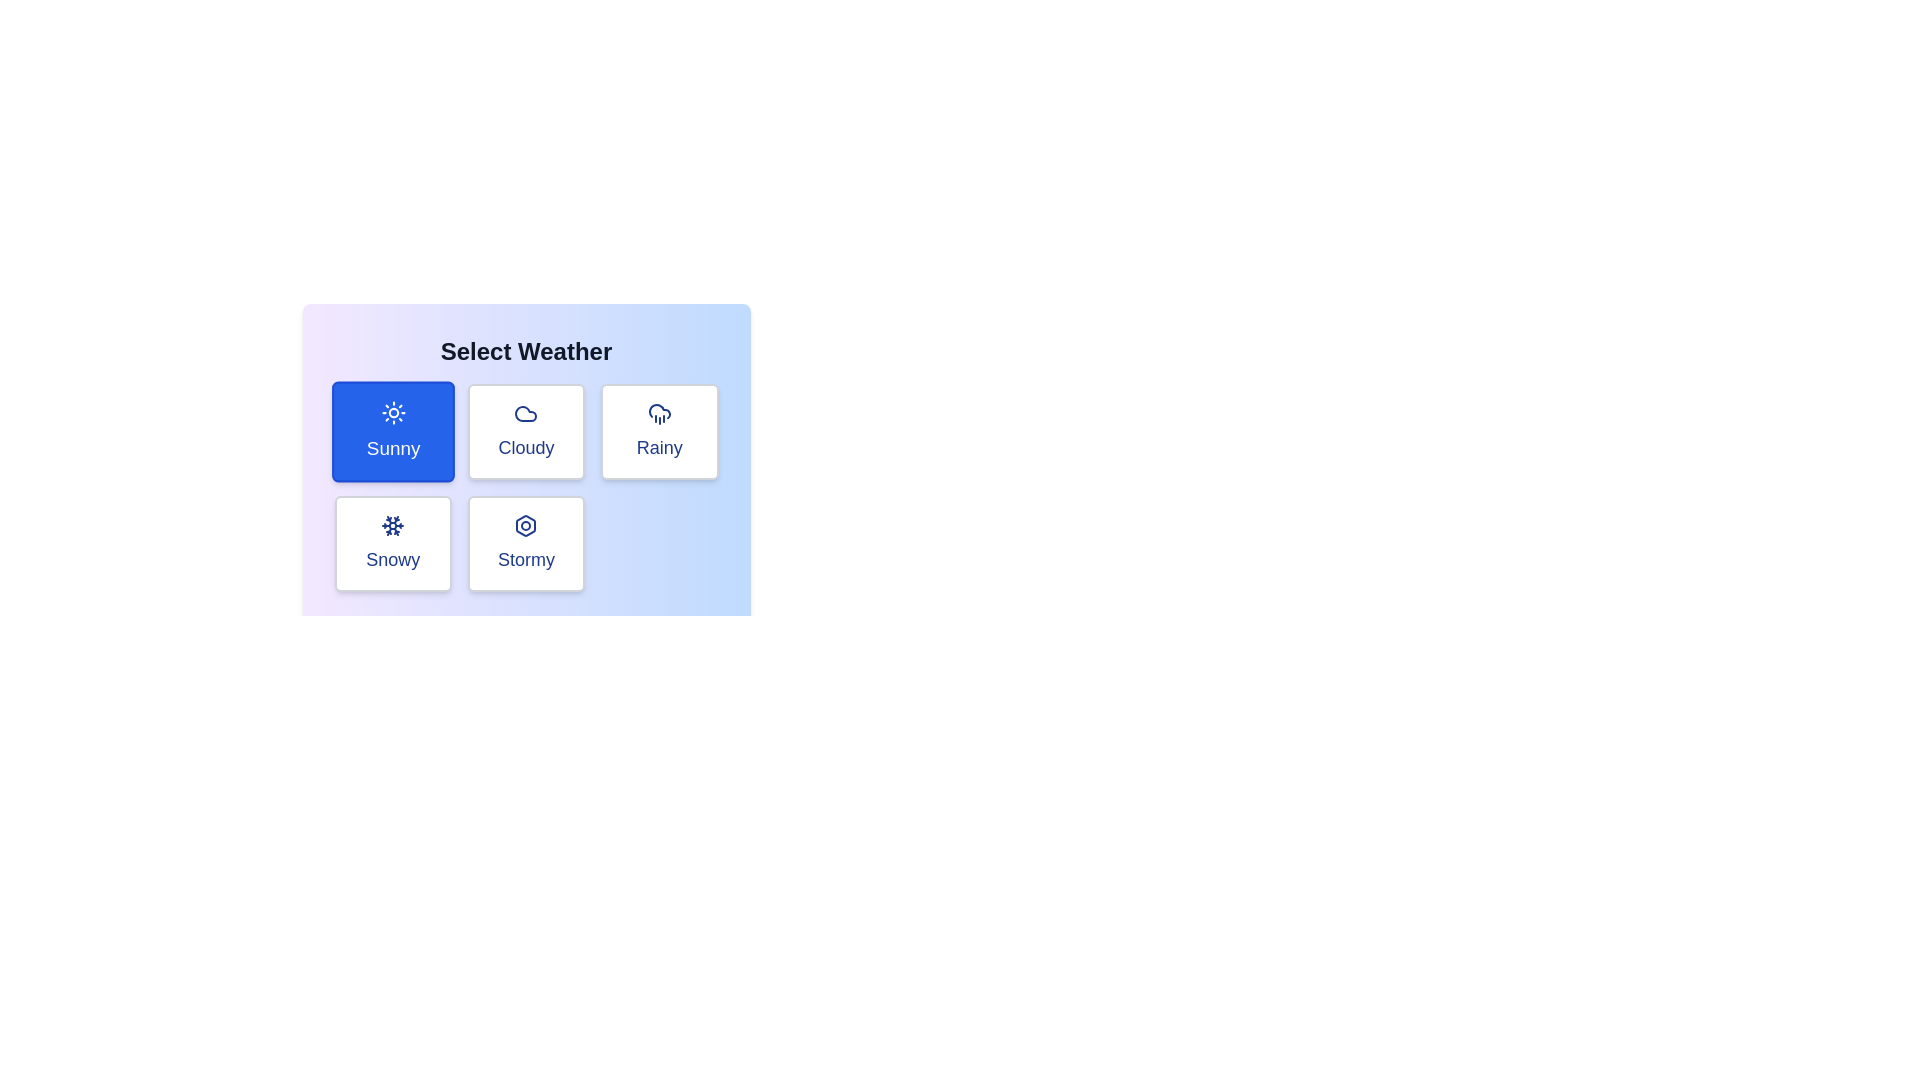  Describe the element at coordinates (393, 543) in the screenshot. I see `the 'Snowy' button, which is the first option in the second row of a weather selection menu, located below 'Sunny' and to the left of 'Stormy'` at that location.